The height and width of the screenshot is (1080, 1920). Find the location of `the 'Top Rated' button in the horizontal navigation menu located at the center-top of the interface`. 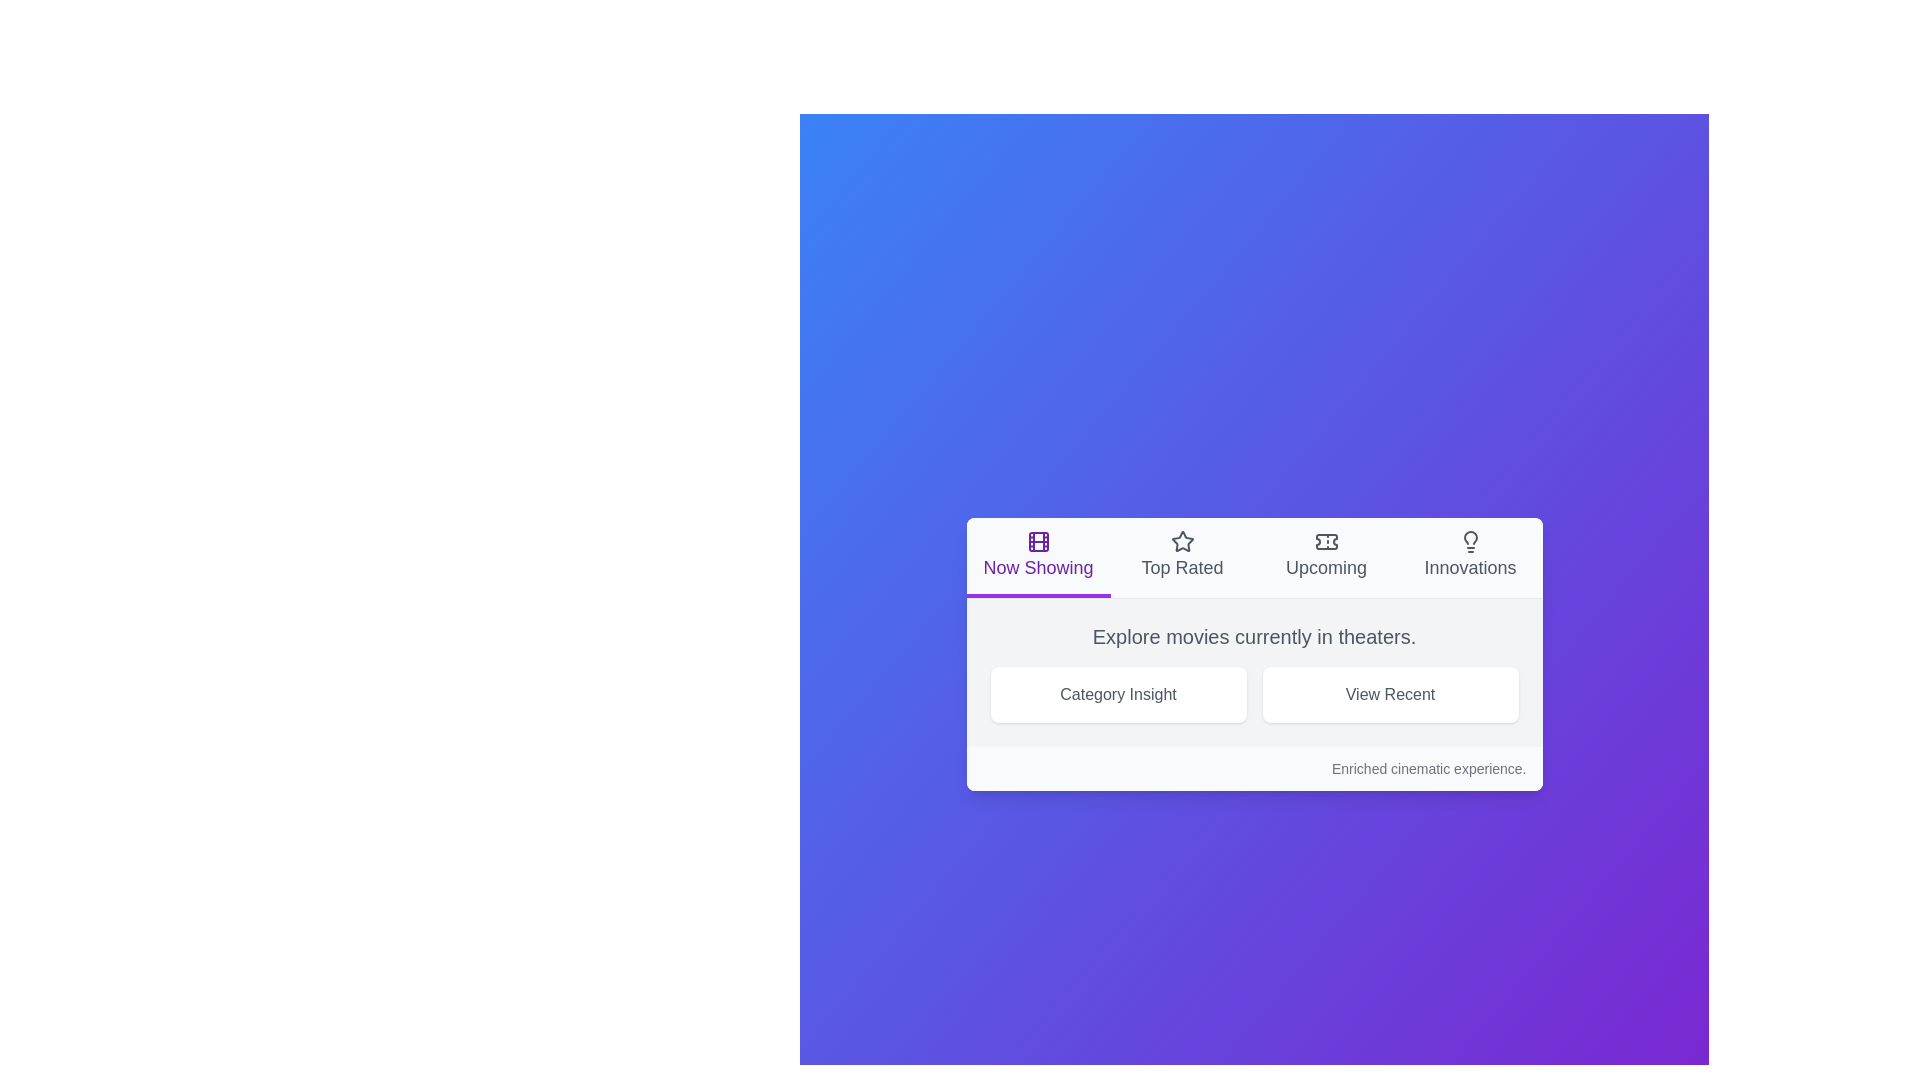

the 'Top Rated' button in the horizontal navigation menu located at the center-top of the interface is located at coordinates (1182, 555).